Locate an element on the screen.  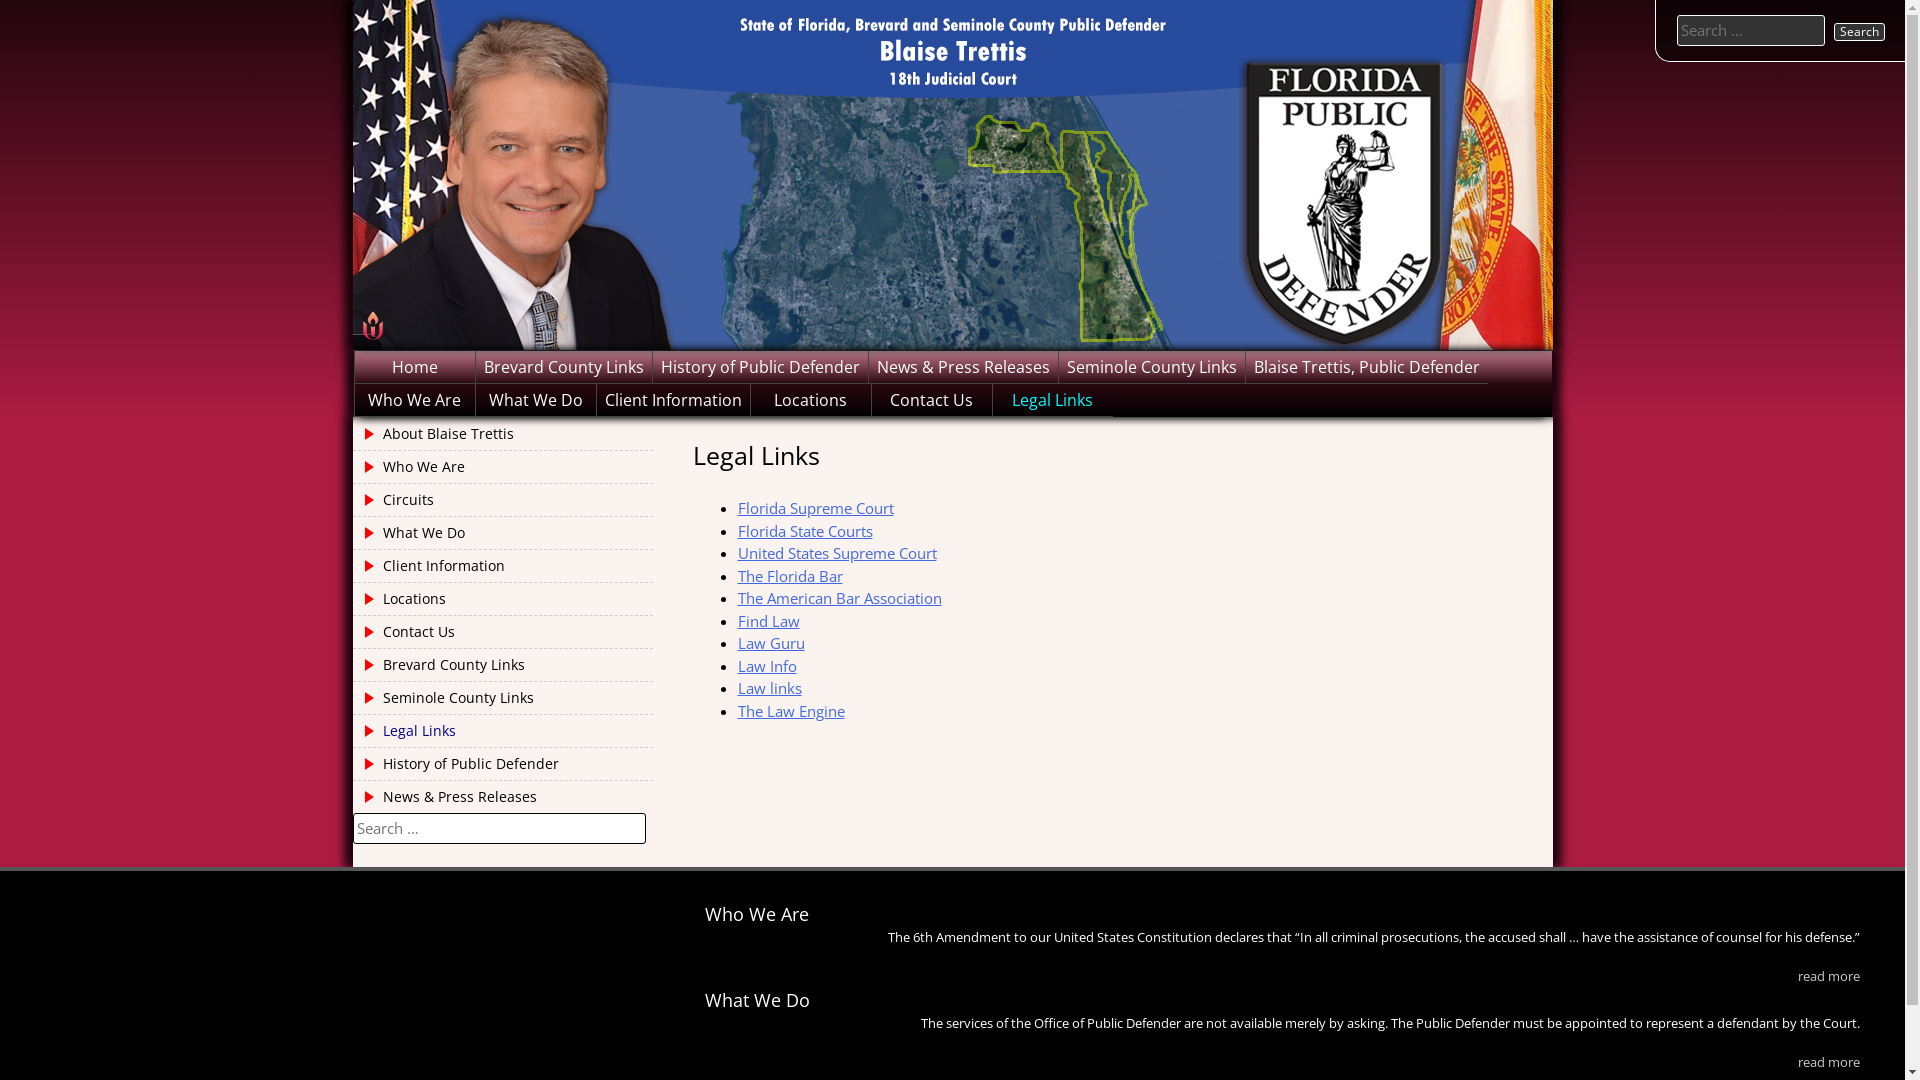
'Who We Are' is located at coordinates (502, 466).